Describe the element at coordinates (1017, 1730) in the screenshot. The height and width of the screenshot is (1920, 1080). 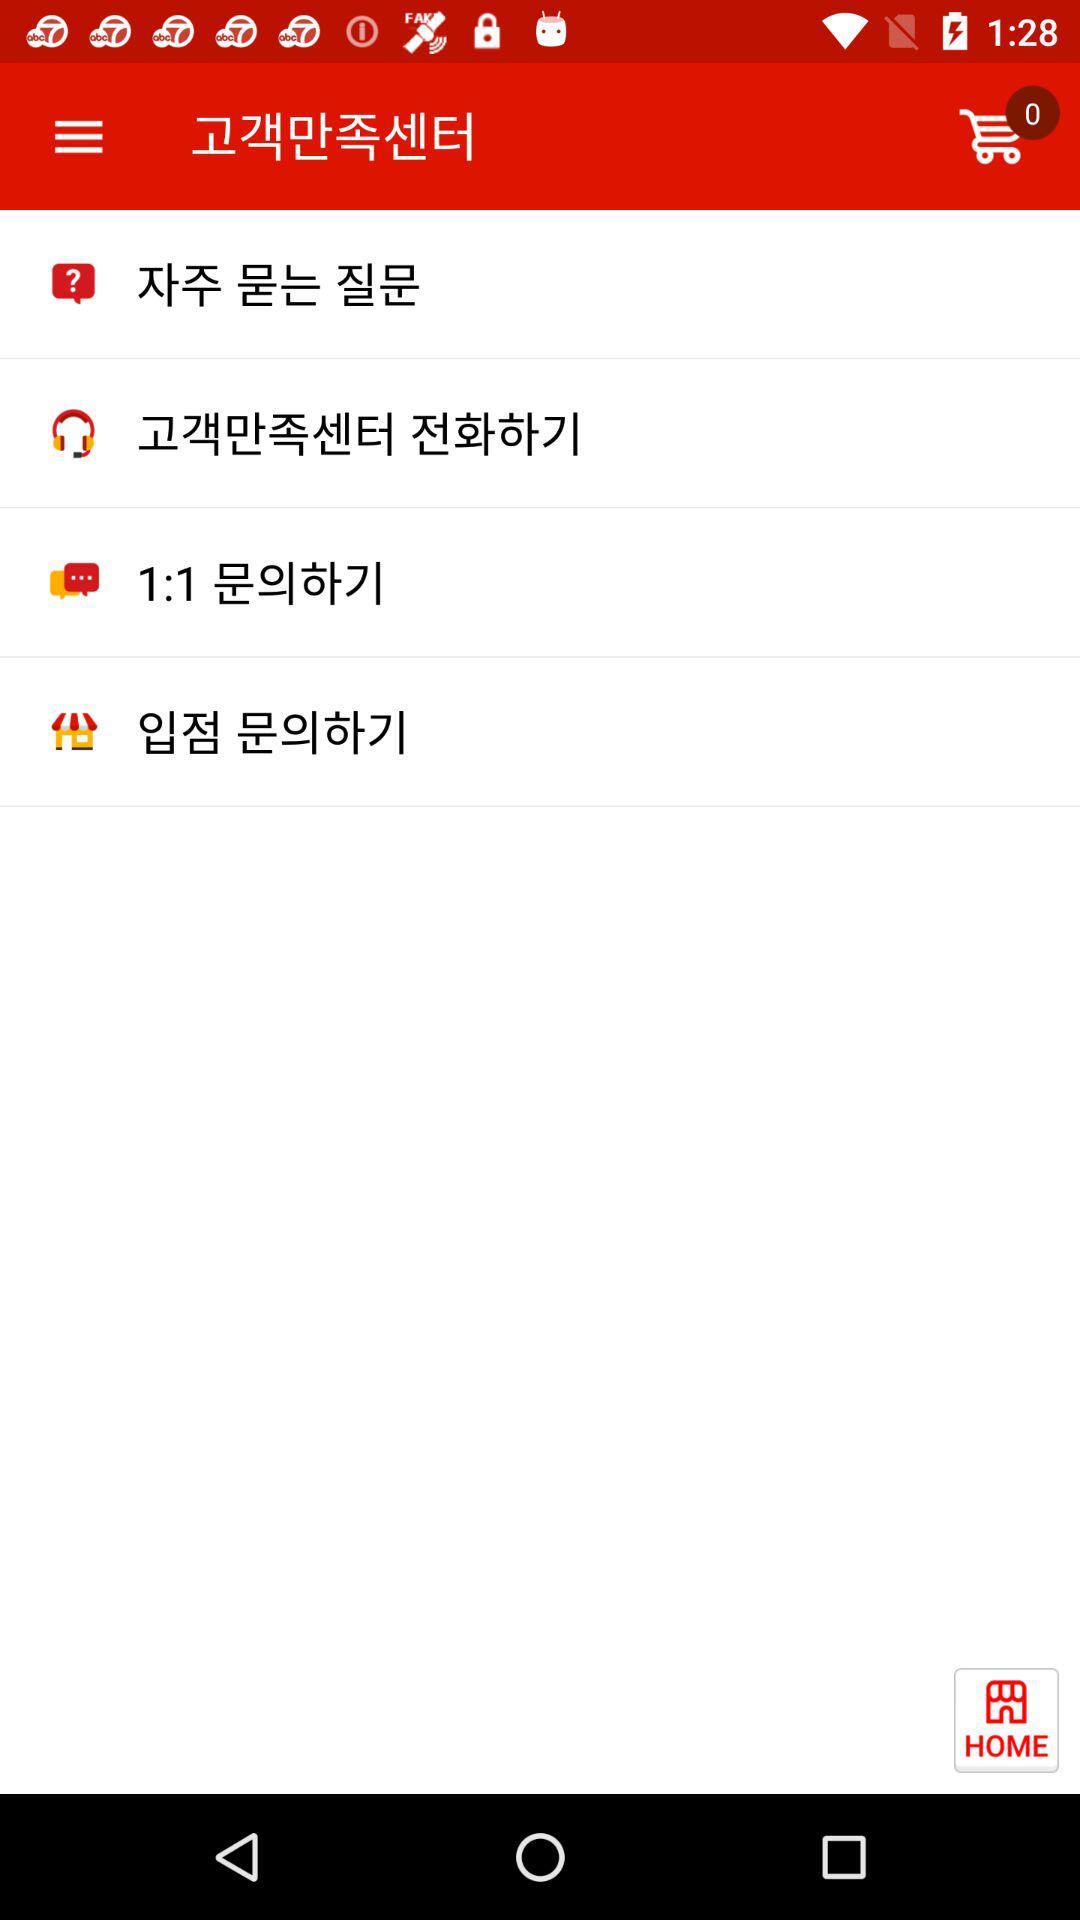
I see `the date_range icon` at that location.